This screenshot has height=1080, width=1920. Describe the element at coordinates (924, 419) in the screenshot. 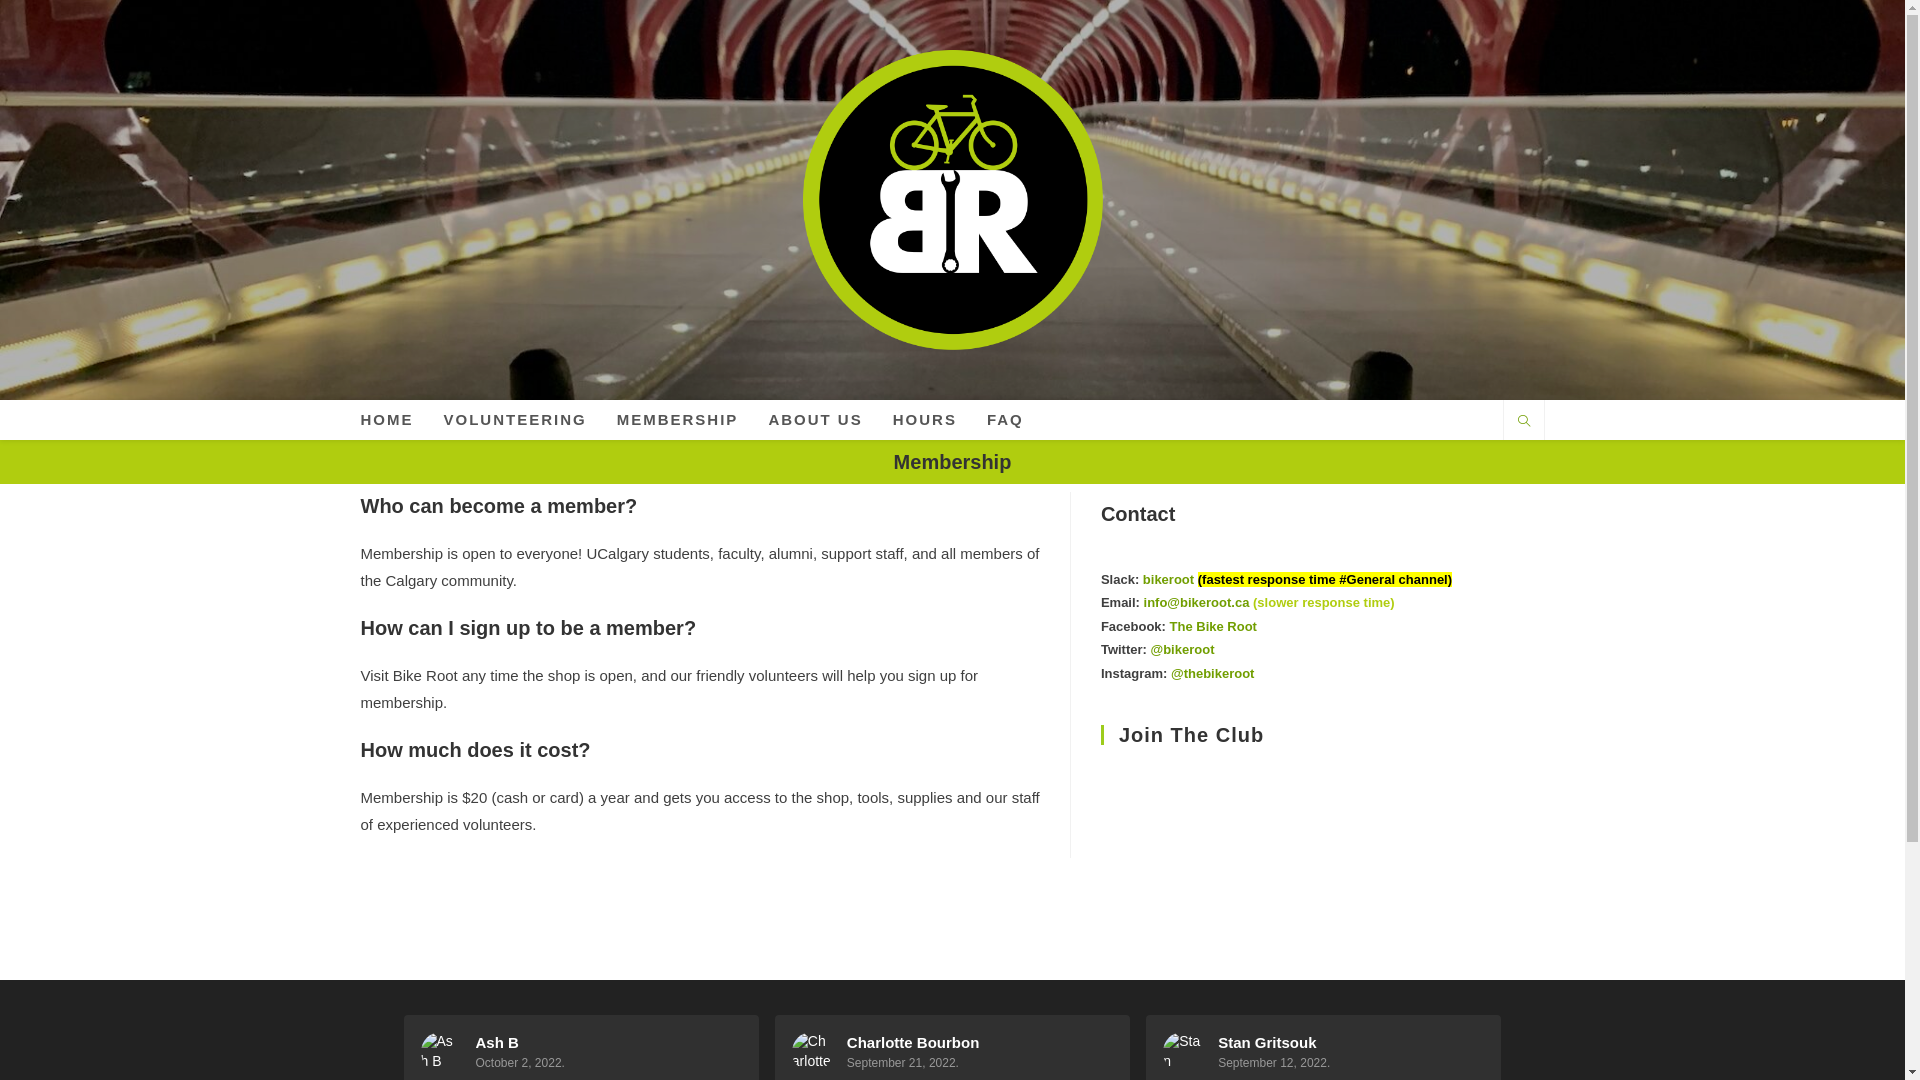

I see `'HOURS'` at that location.